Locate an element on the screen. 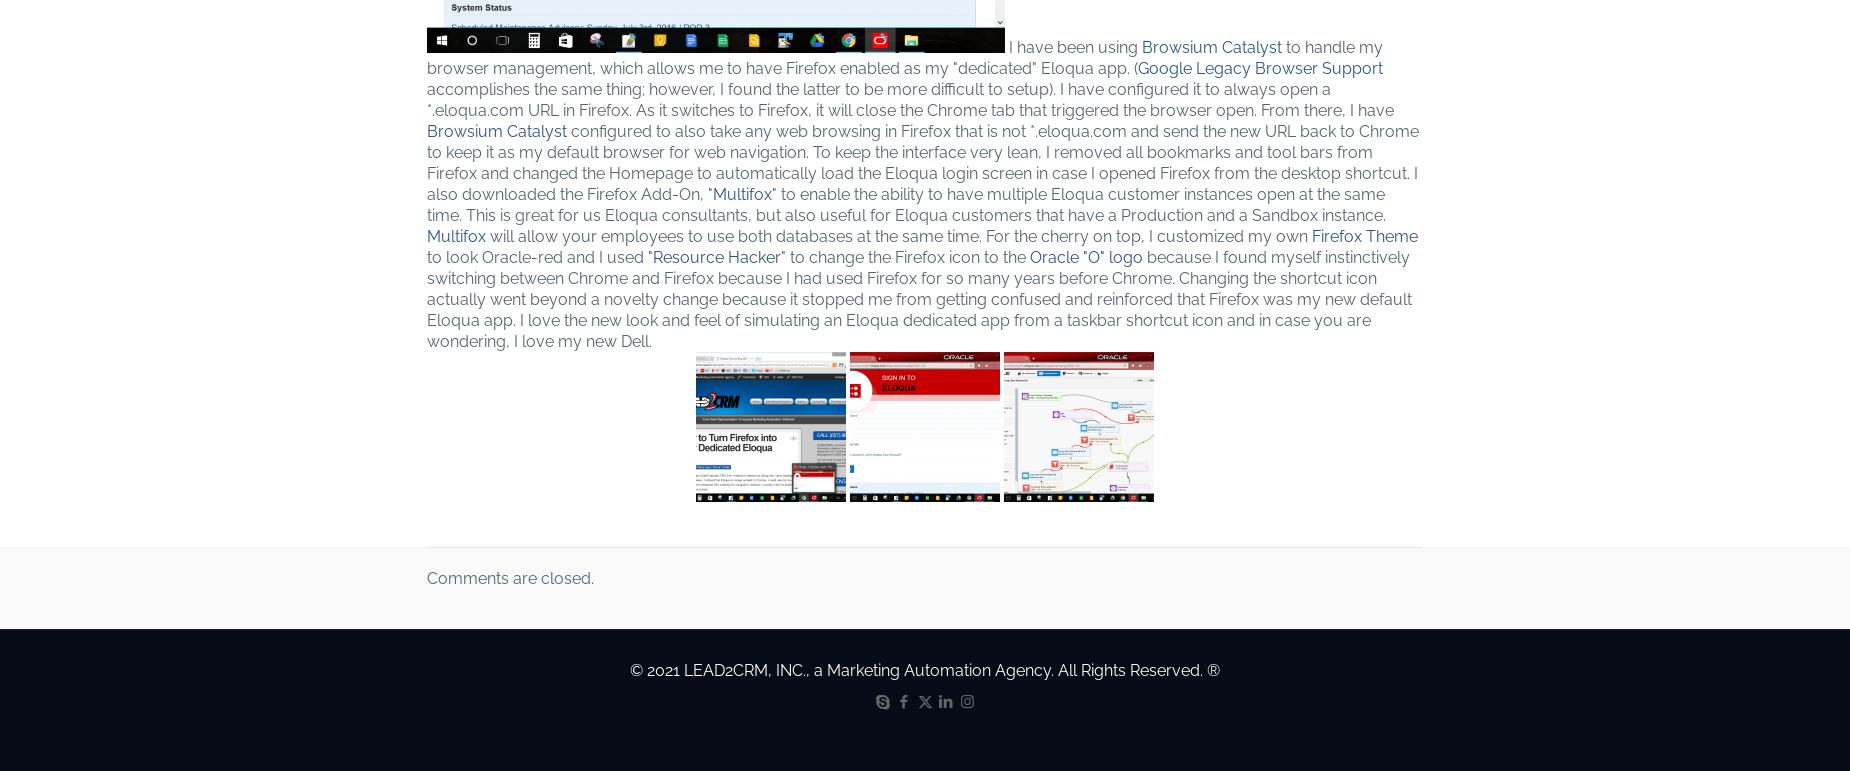  'Resource Hacker' is located at coordinates (717, 256).